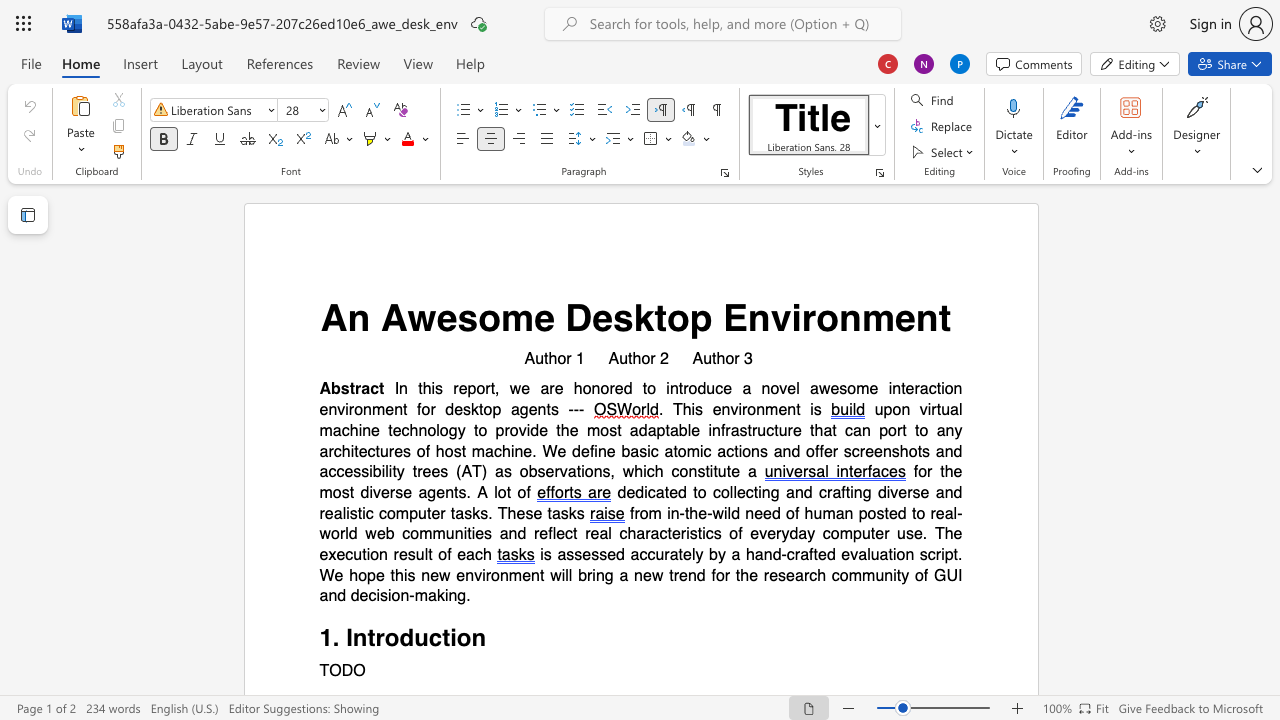 This screenshot has height=720, width=1280. Describe the element at coordinates (337, 409) in the screenshot. I see `the subset text "vironment for desktop" within the text "In this report, we are honored to introduce a novel awesome interaction environment for desktop agents ---"` at that location.